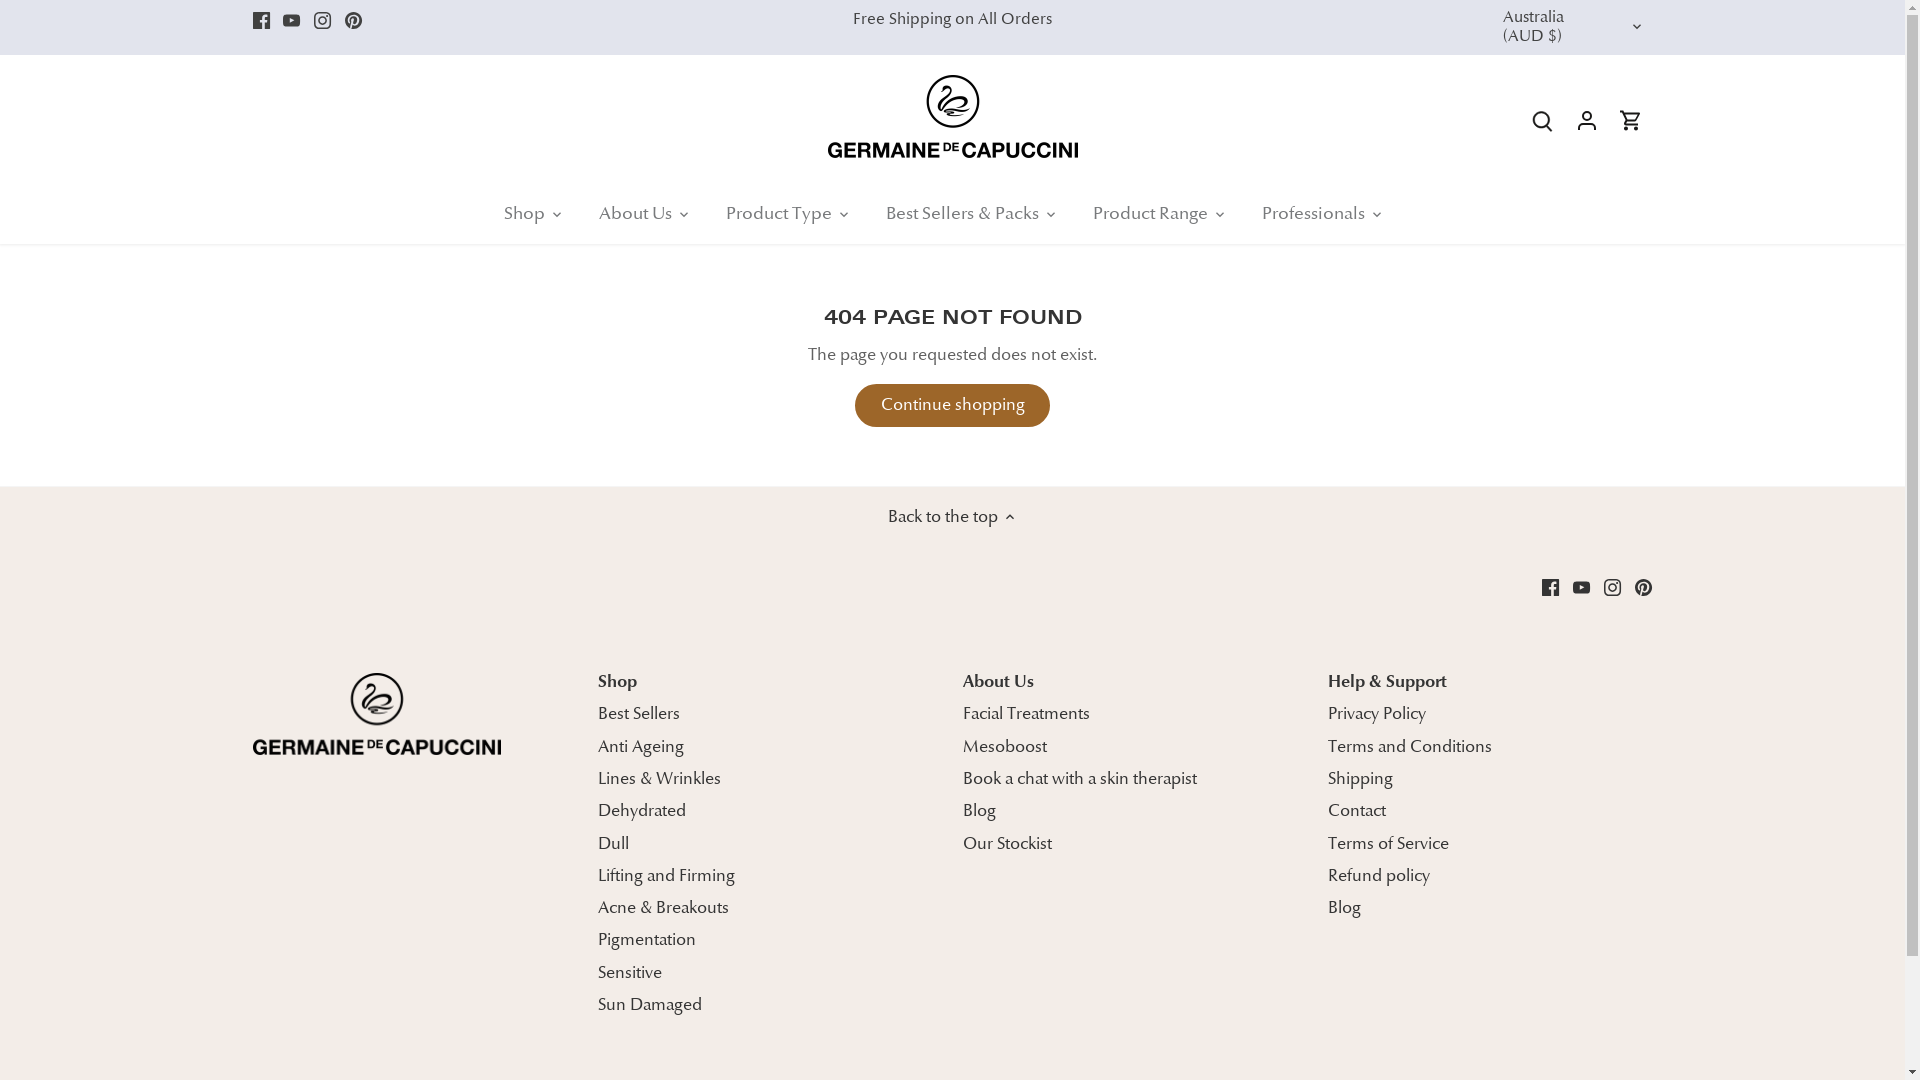 The width and height of the screenshot is (1920, 1080). Describe the element at coordinates (1328, 747) in the screenshot. I see `'Terms and Conditions'` at that location.